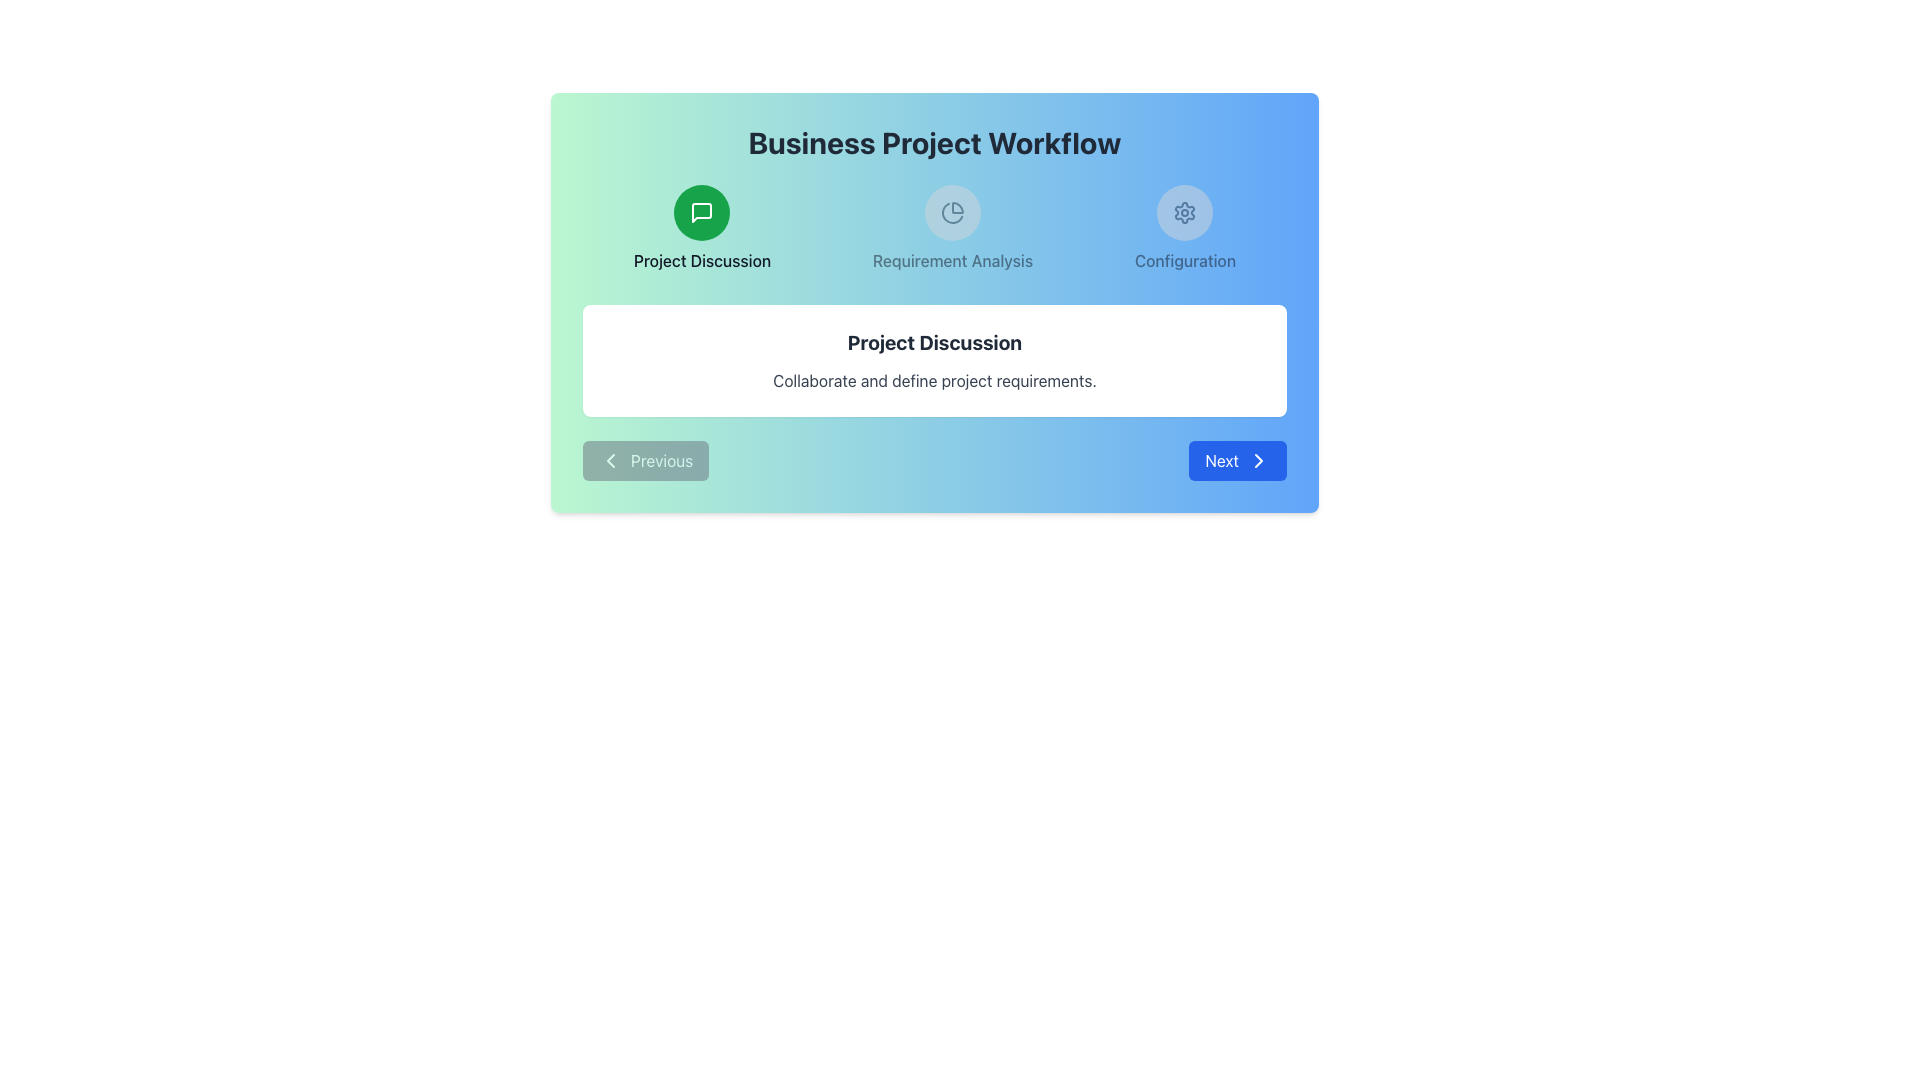 The width and height of the screenshot is (1920, 1080). I want to click on the circular icon with a light gray background and dark gray gear symbol located in the top right of the 'Configuration' section, so click(1185, 212).